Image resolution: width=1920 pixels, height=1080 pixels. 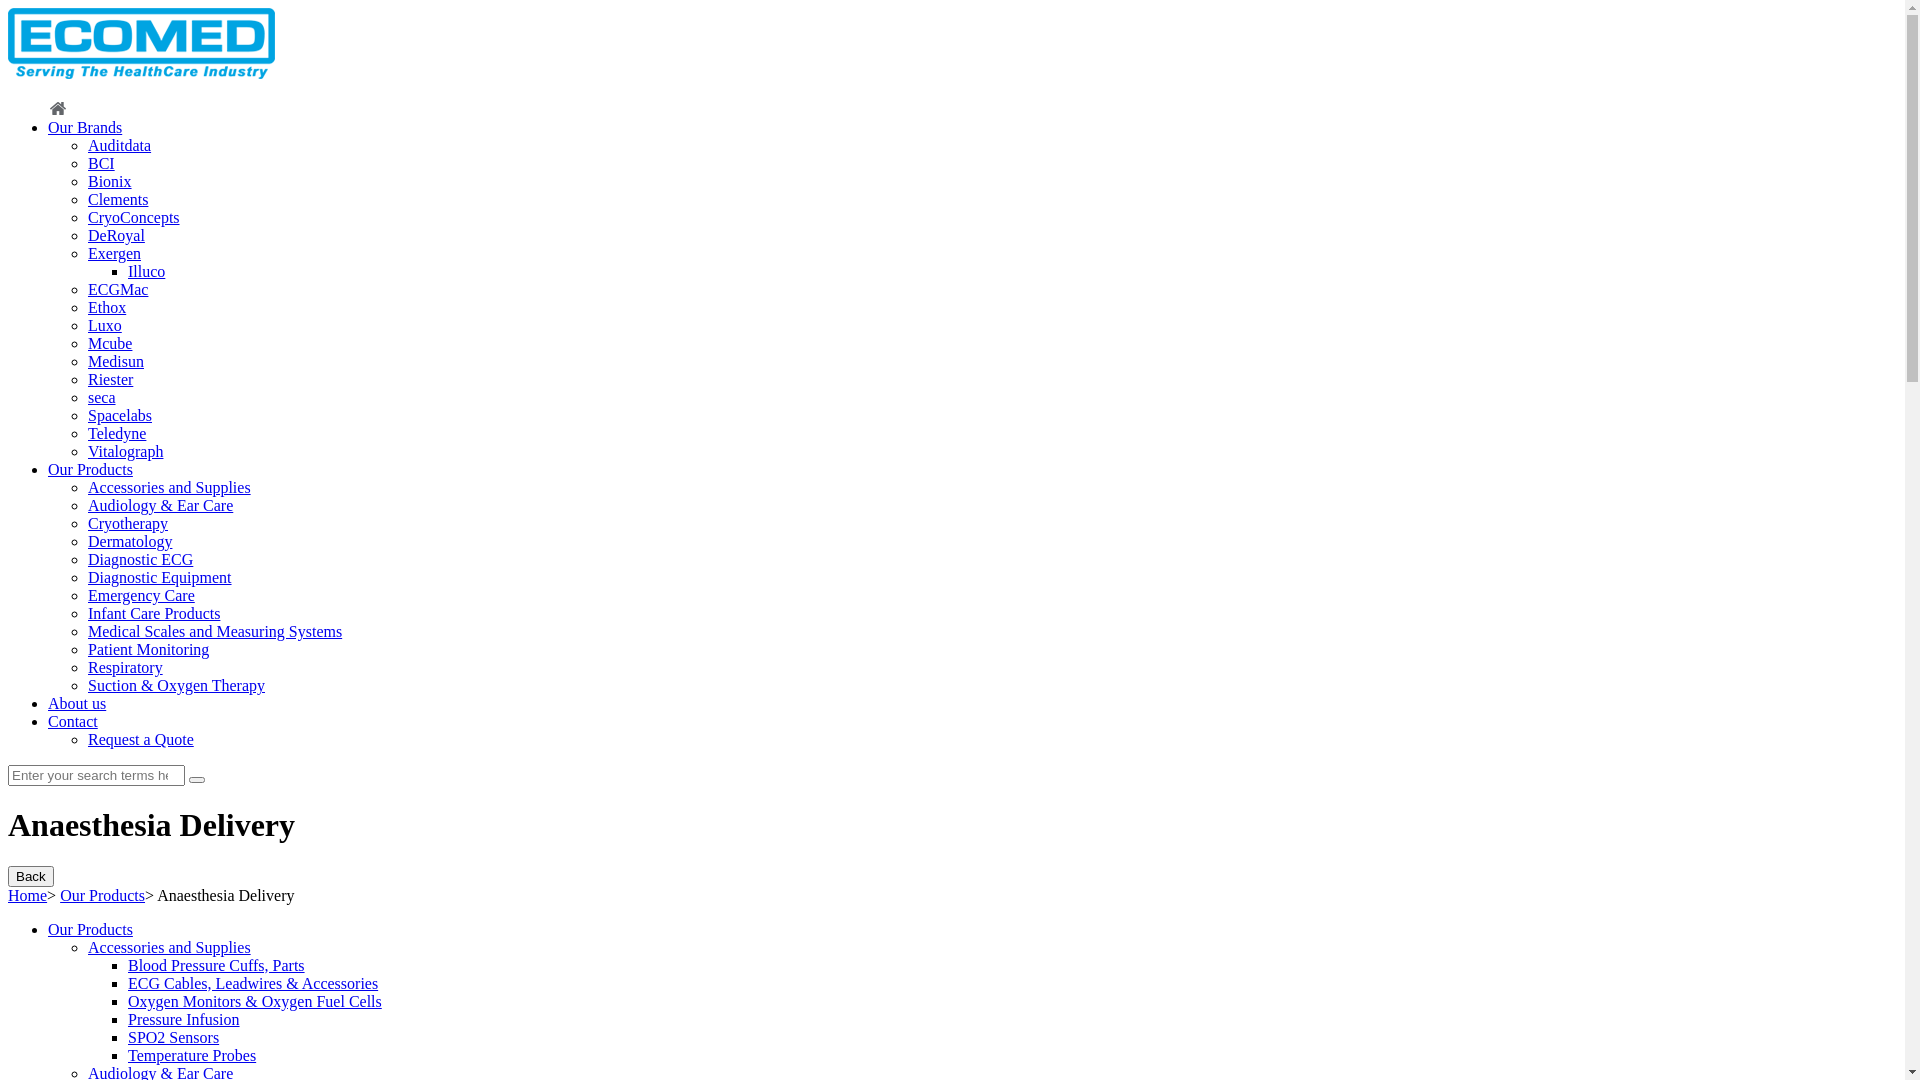 I want to click on 'Clements', so click(x=117, y=199).